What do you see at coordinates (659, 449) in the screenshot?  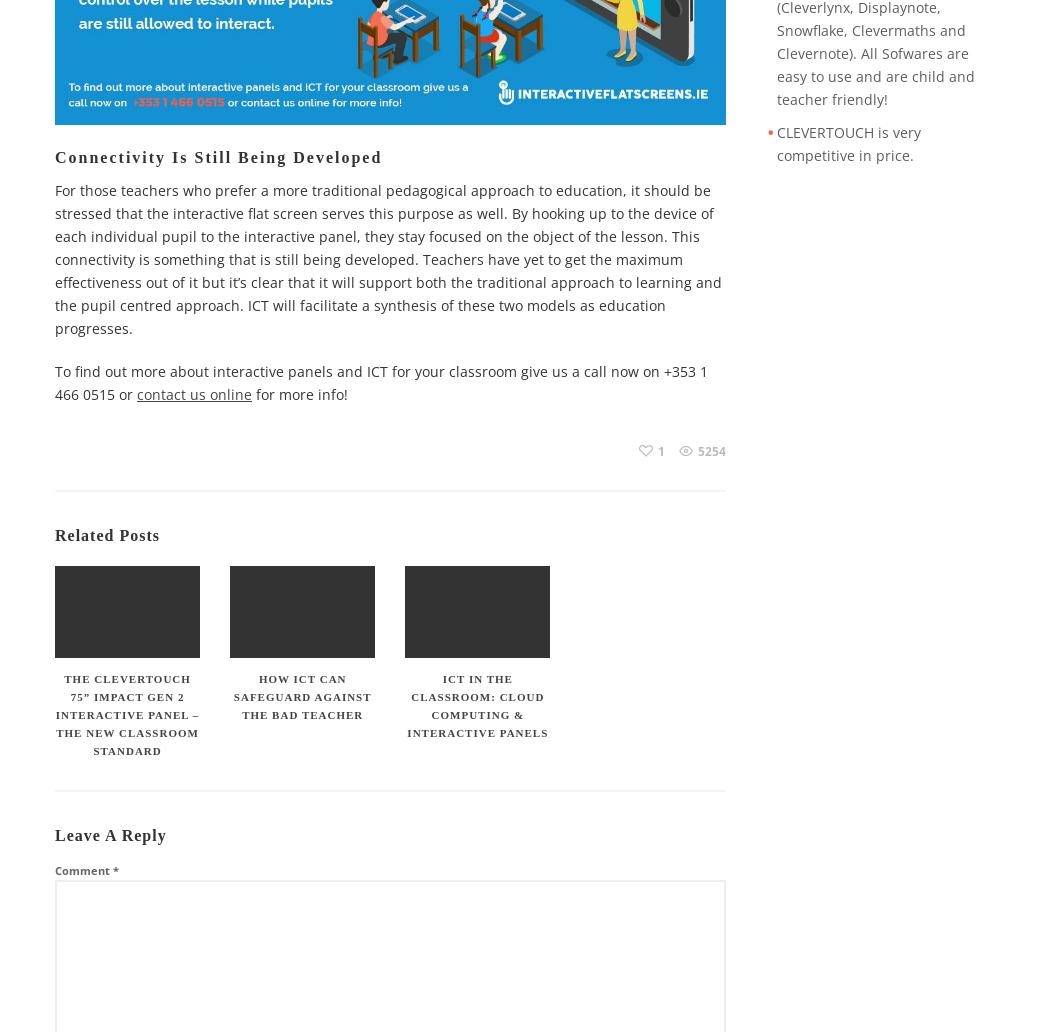 I see `'1'` at bounding box center [659, 449].